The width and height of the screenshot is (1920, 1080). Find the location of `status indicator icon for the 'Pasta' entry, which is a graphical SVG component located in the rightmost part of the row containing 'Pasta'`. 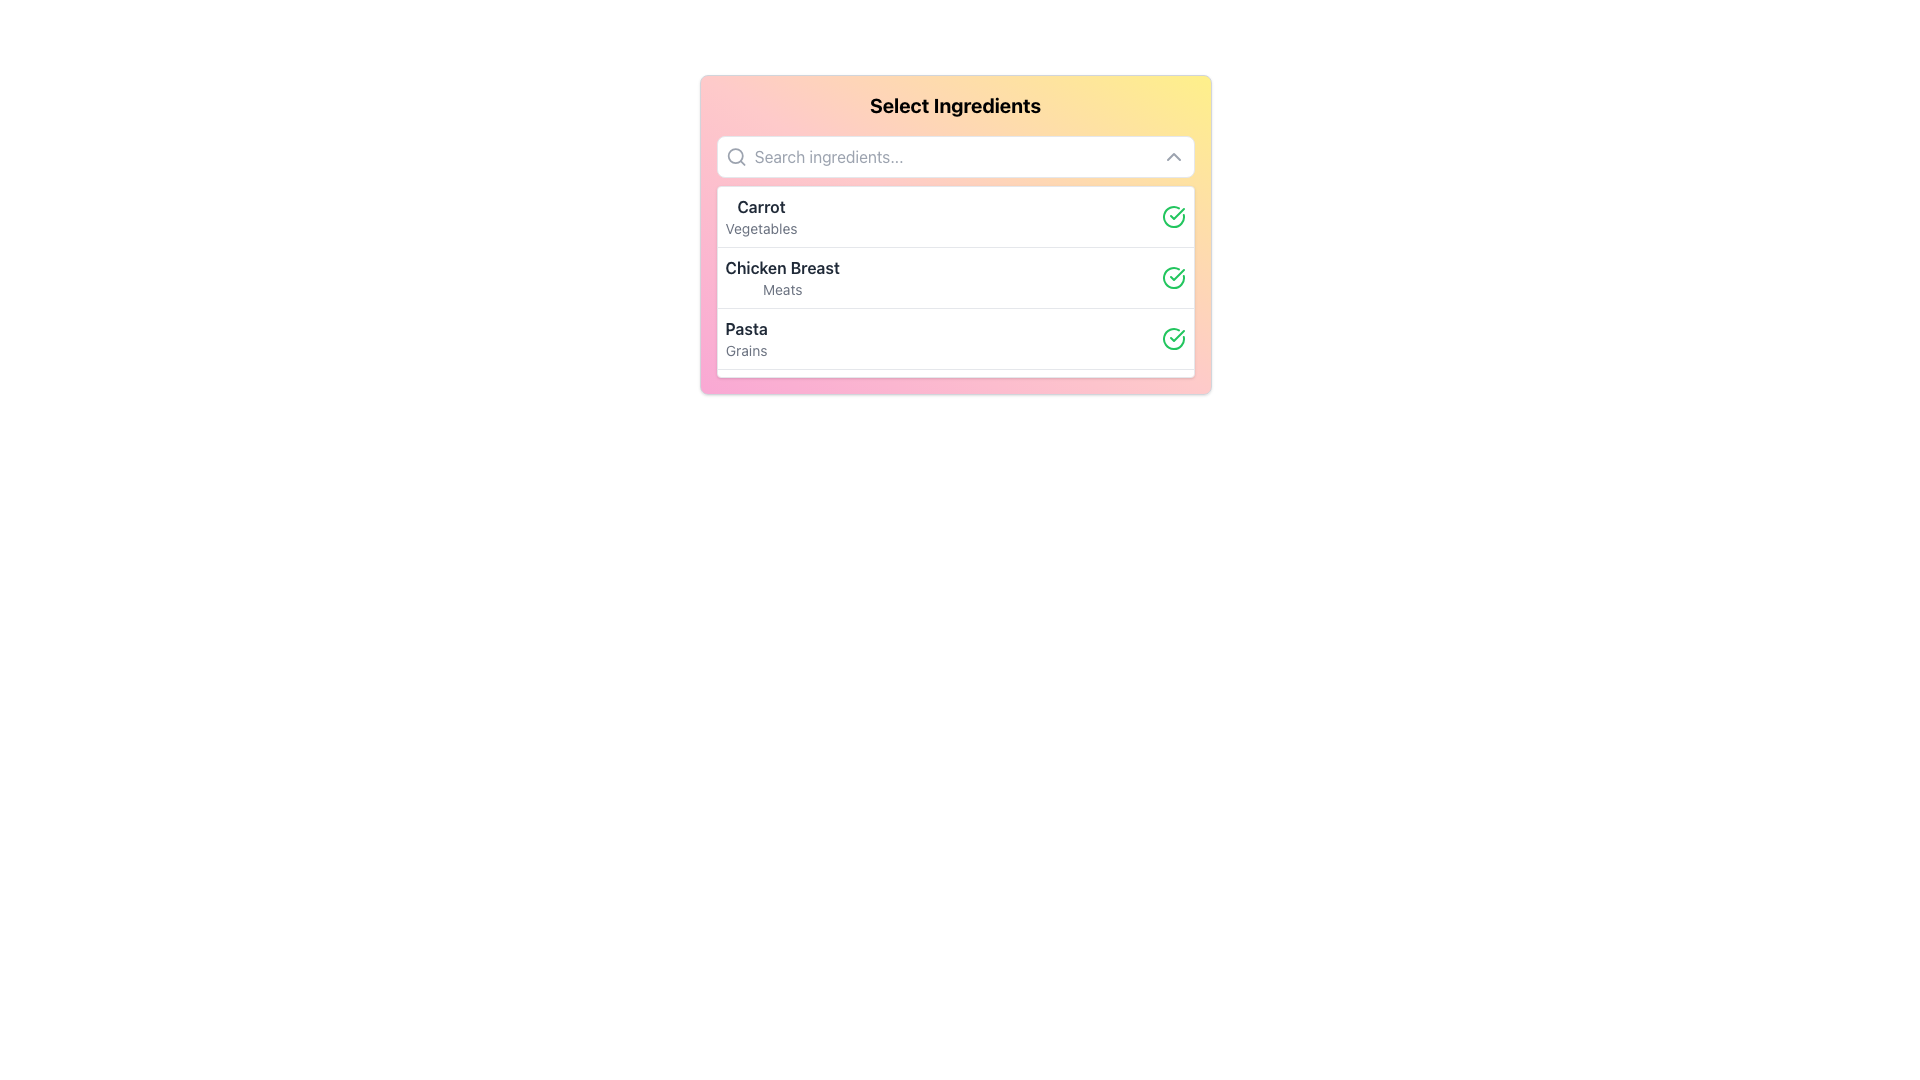

status indicator icon for the 'Pasta' entry, which is a graphical SVG component located in the rightmost part of the row containing 'Pasta' is located at coordinates (1173, 338).